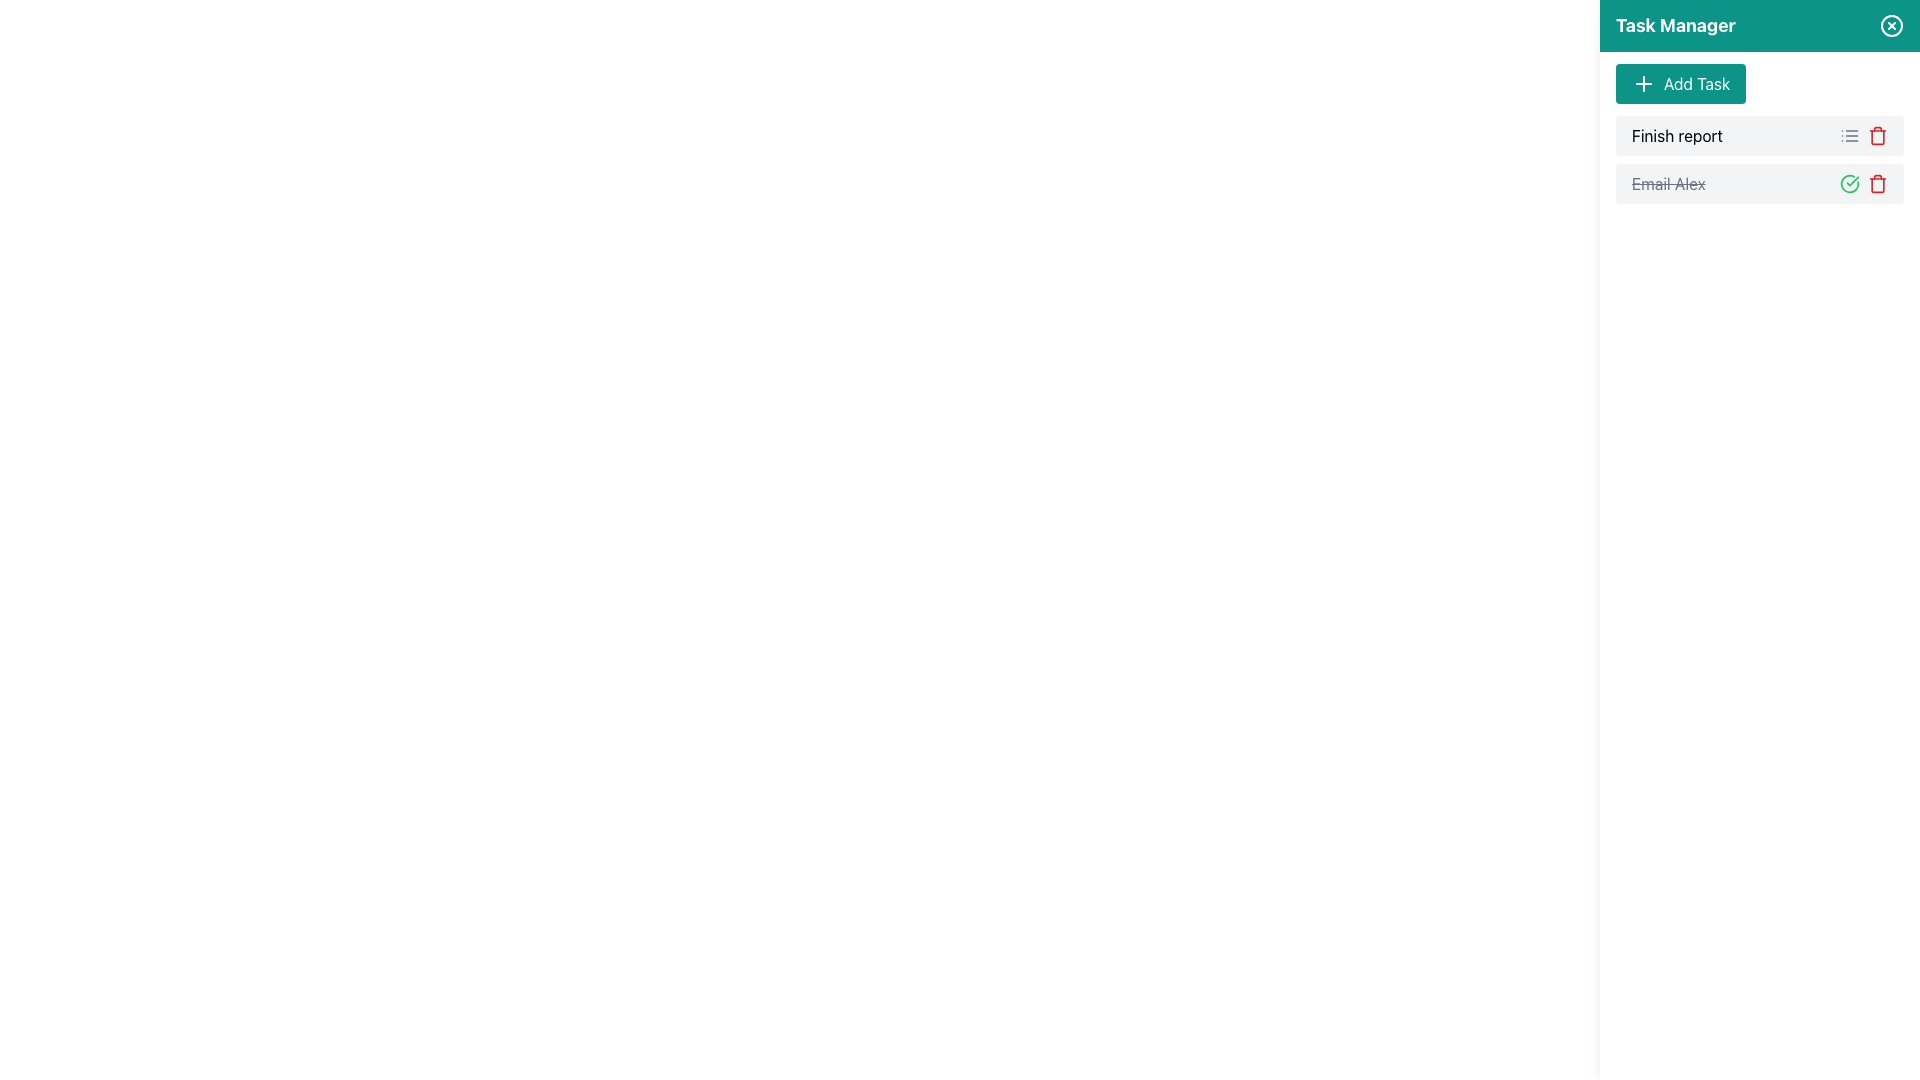 This screenshot has width=1920, height=1080. Describe the element at coordinates (1668, 184) in the screenshot. I see `text label indicating the task named 'Email Alex', which is marked as completed in the Task Manager section` at that location.